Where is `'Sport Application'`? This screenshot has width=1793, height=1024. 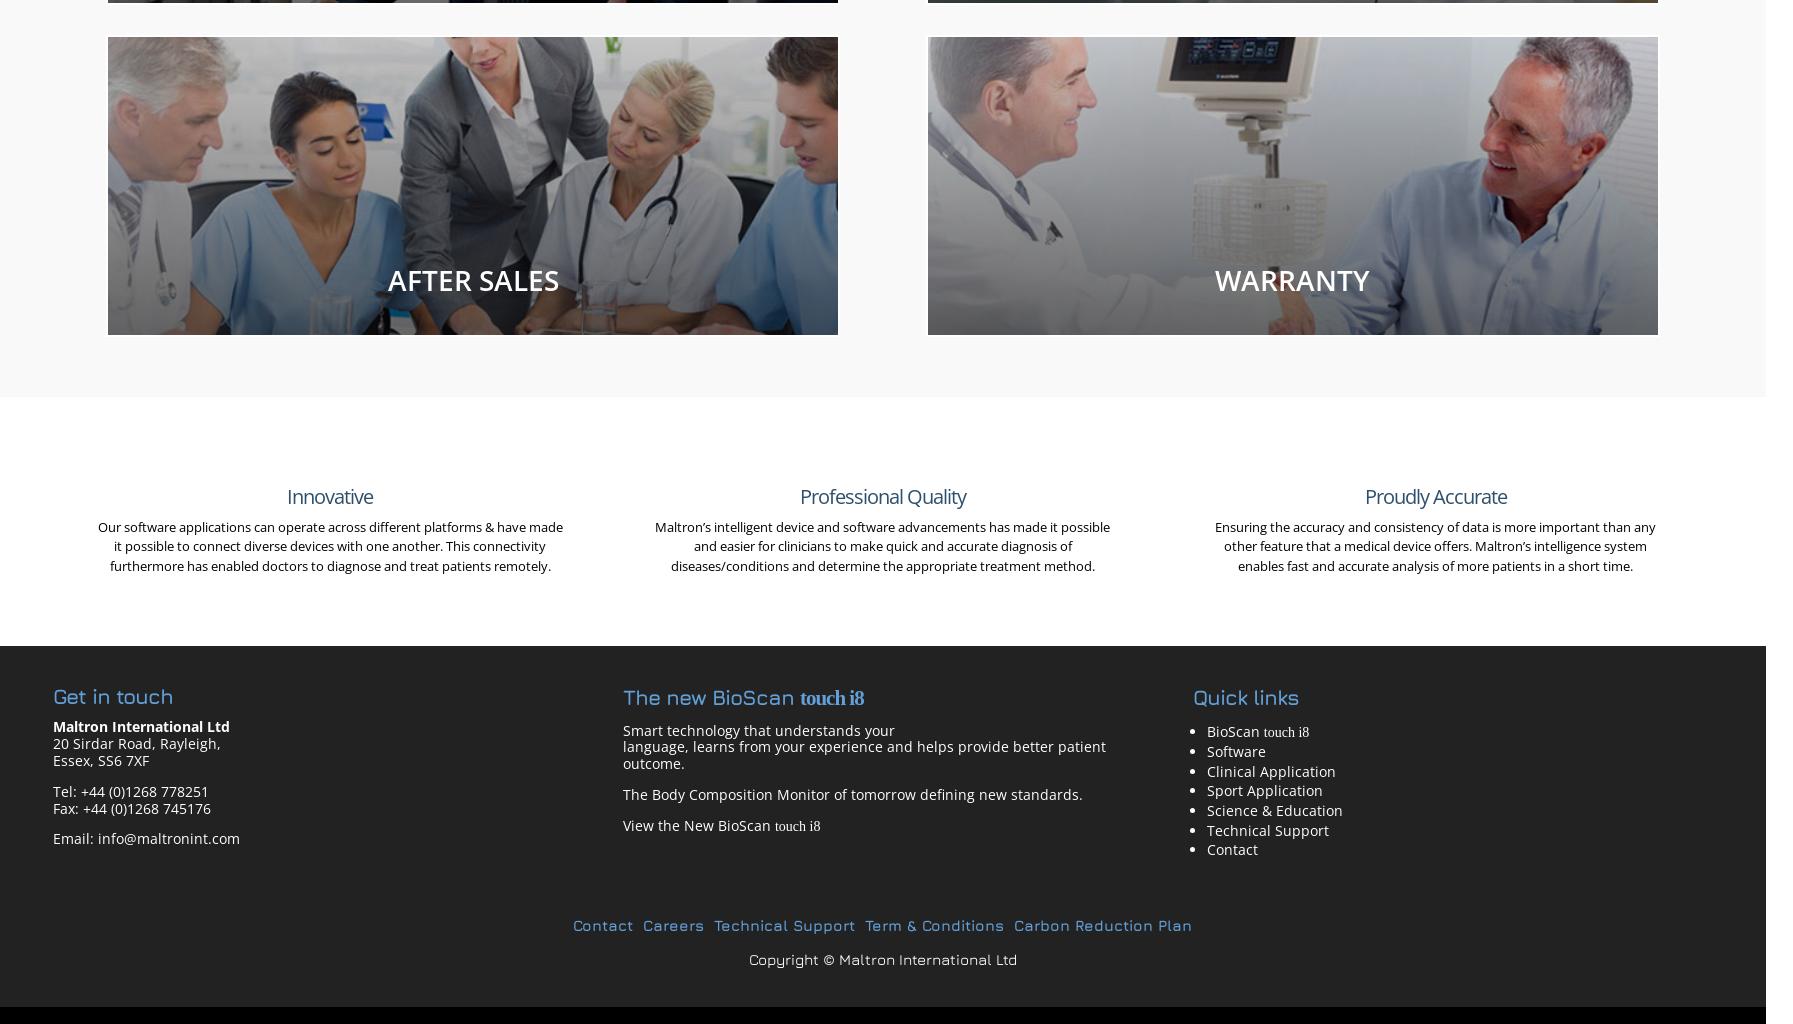
'Sport Application' is located at coordinates (1264, 790).